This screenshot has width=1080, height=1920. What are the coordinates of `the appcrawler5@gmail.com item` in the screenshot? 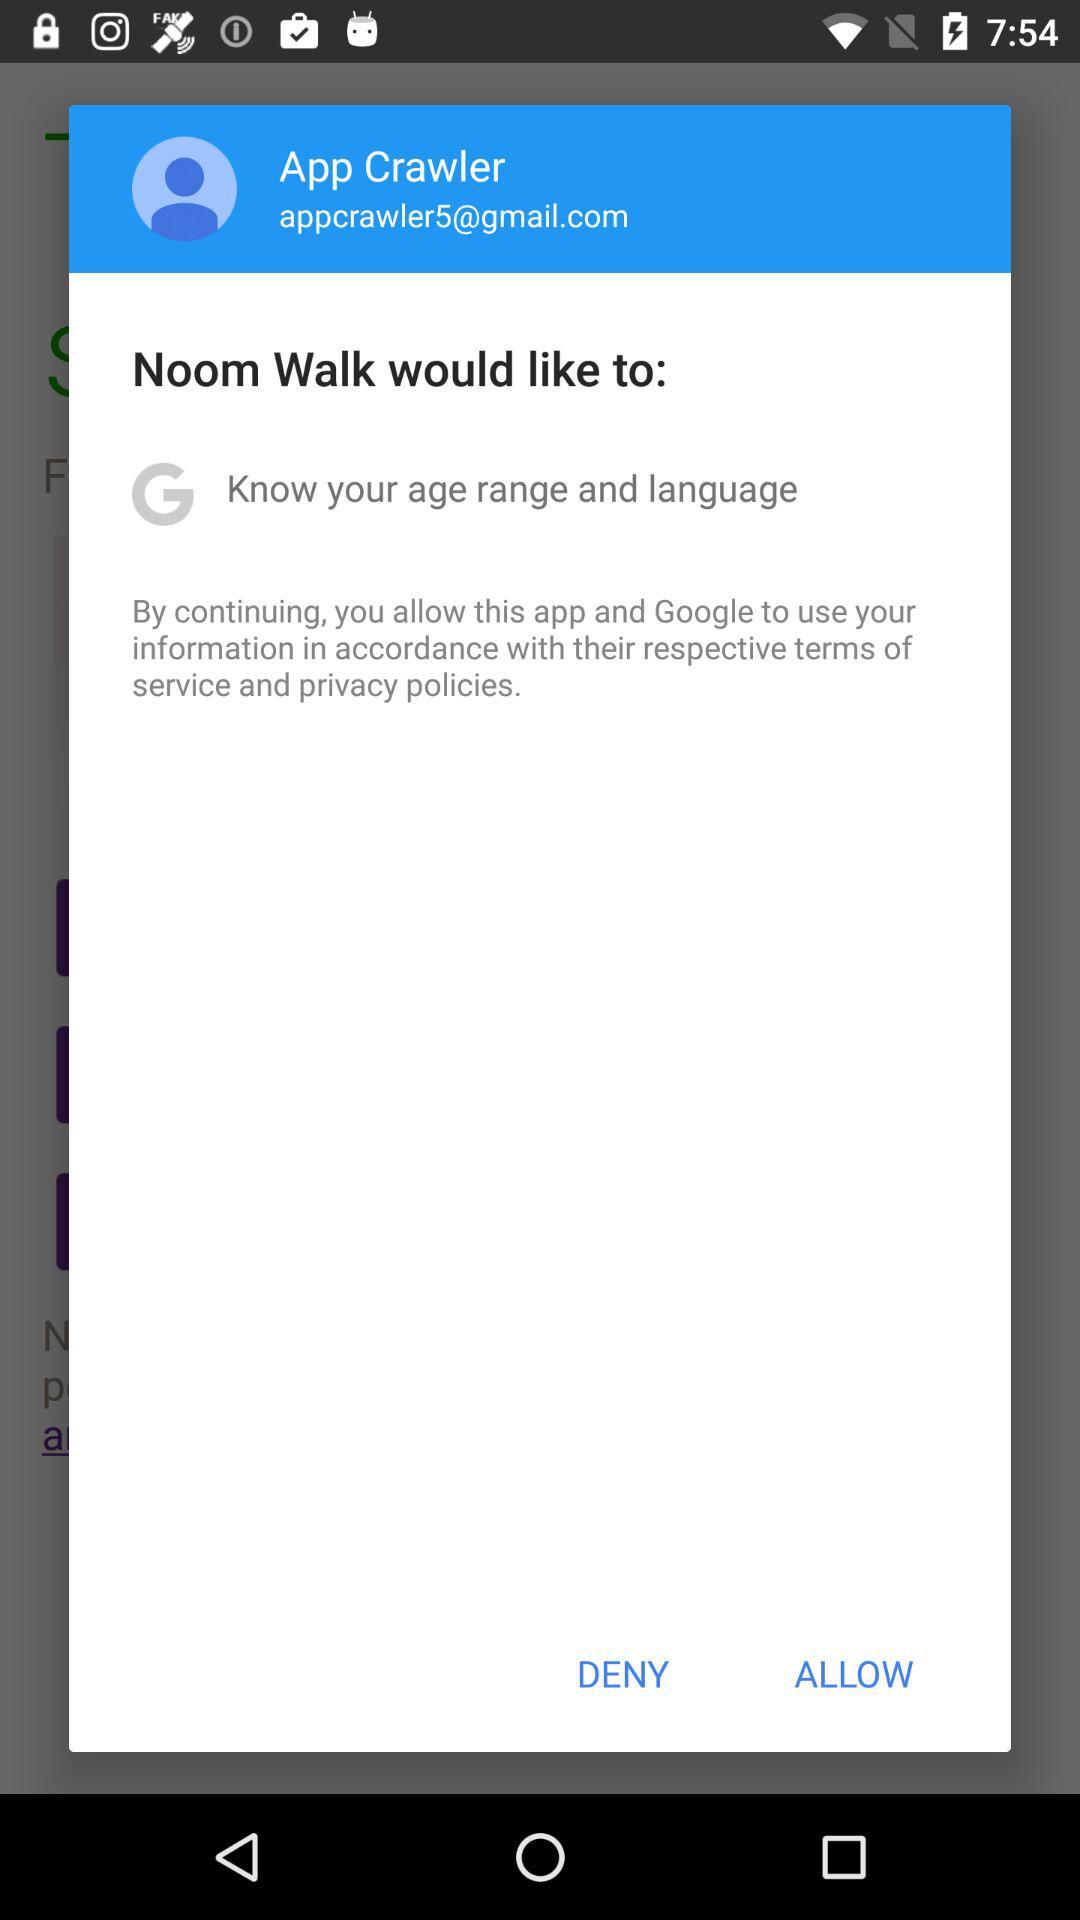 It's located at (454, 214).